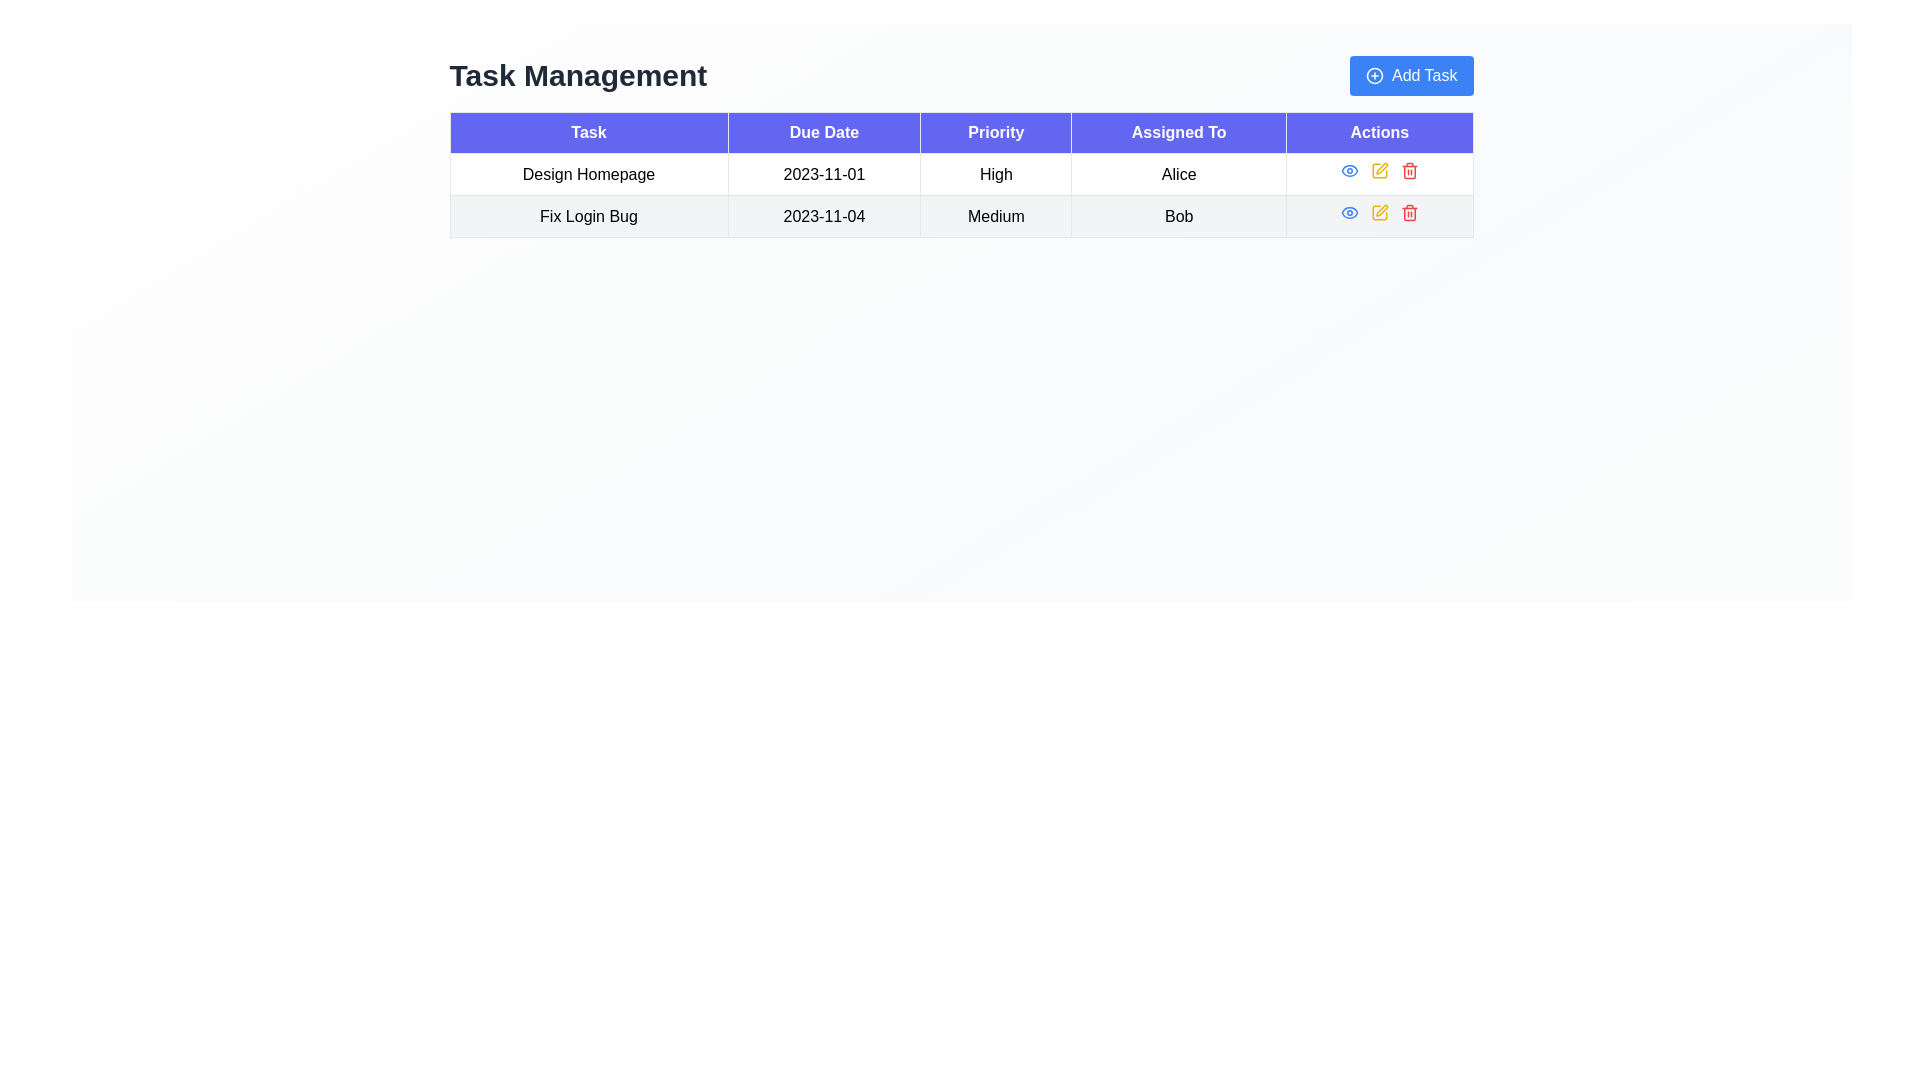  What do you see at coordinates (1381, 210) in the screenshot?
I see `the pen icon button in the 'Actions' column of the second row, which is associated with the 'Fix Login Bug' task` at bounding box center [1381, 210].